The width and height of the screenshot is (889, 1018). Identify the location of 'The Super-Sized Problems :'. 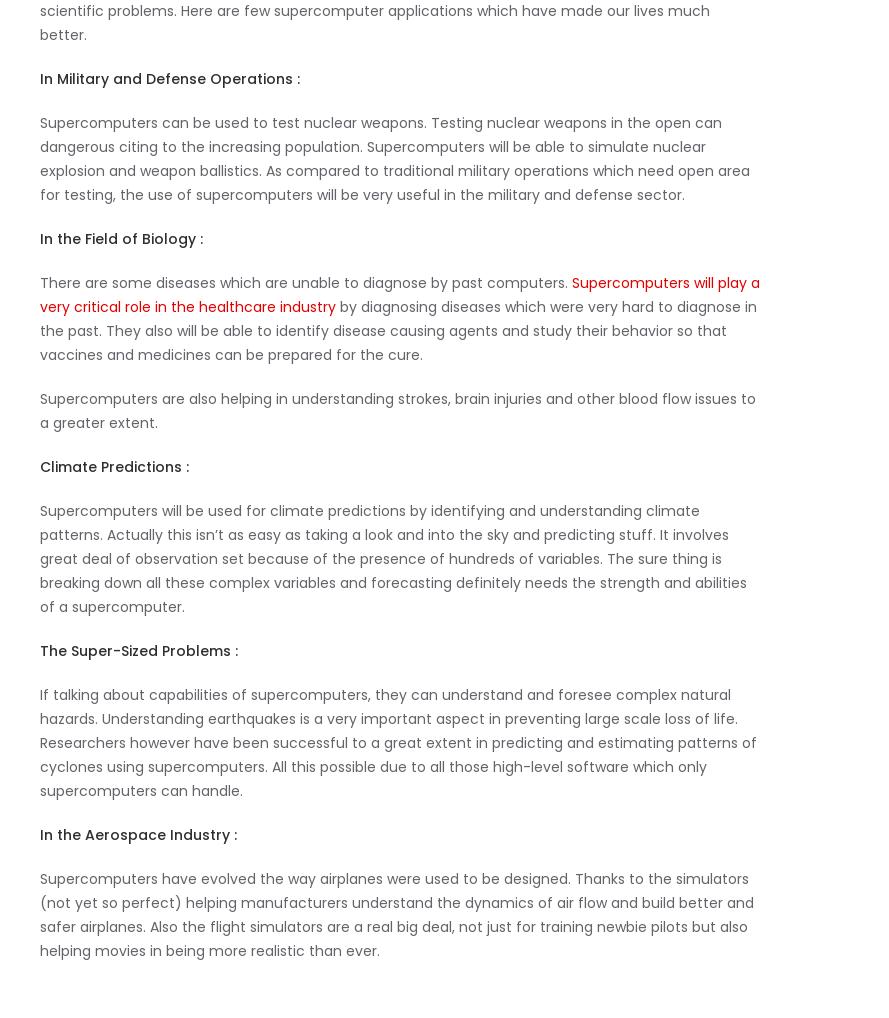
(40, 648).